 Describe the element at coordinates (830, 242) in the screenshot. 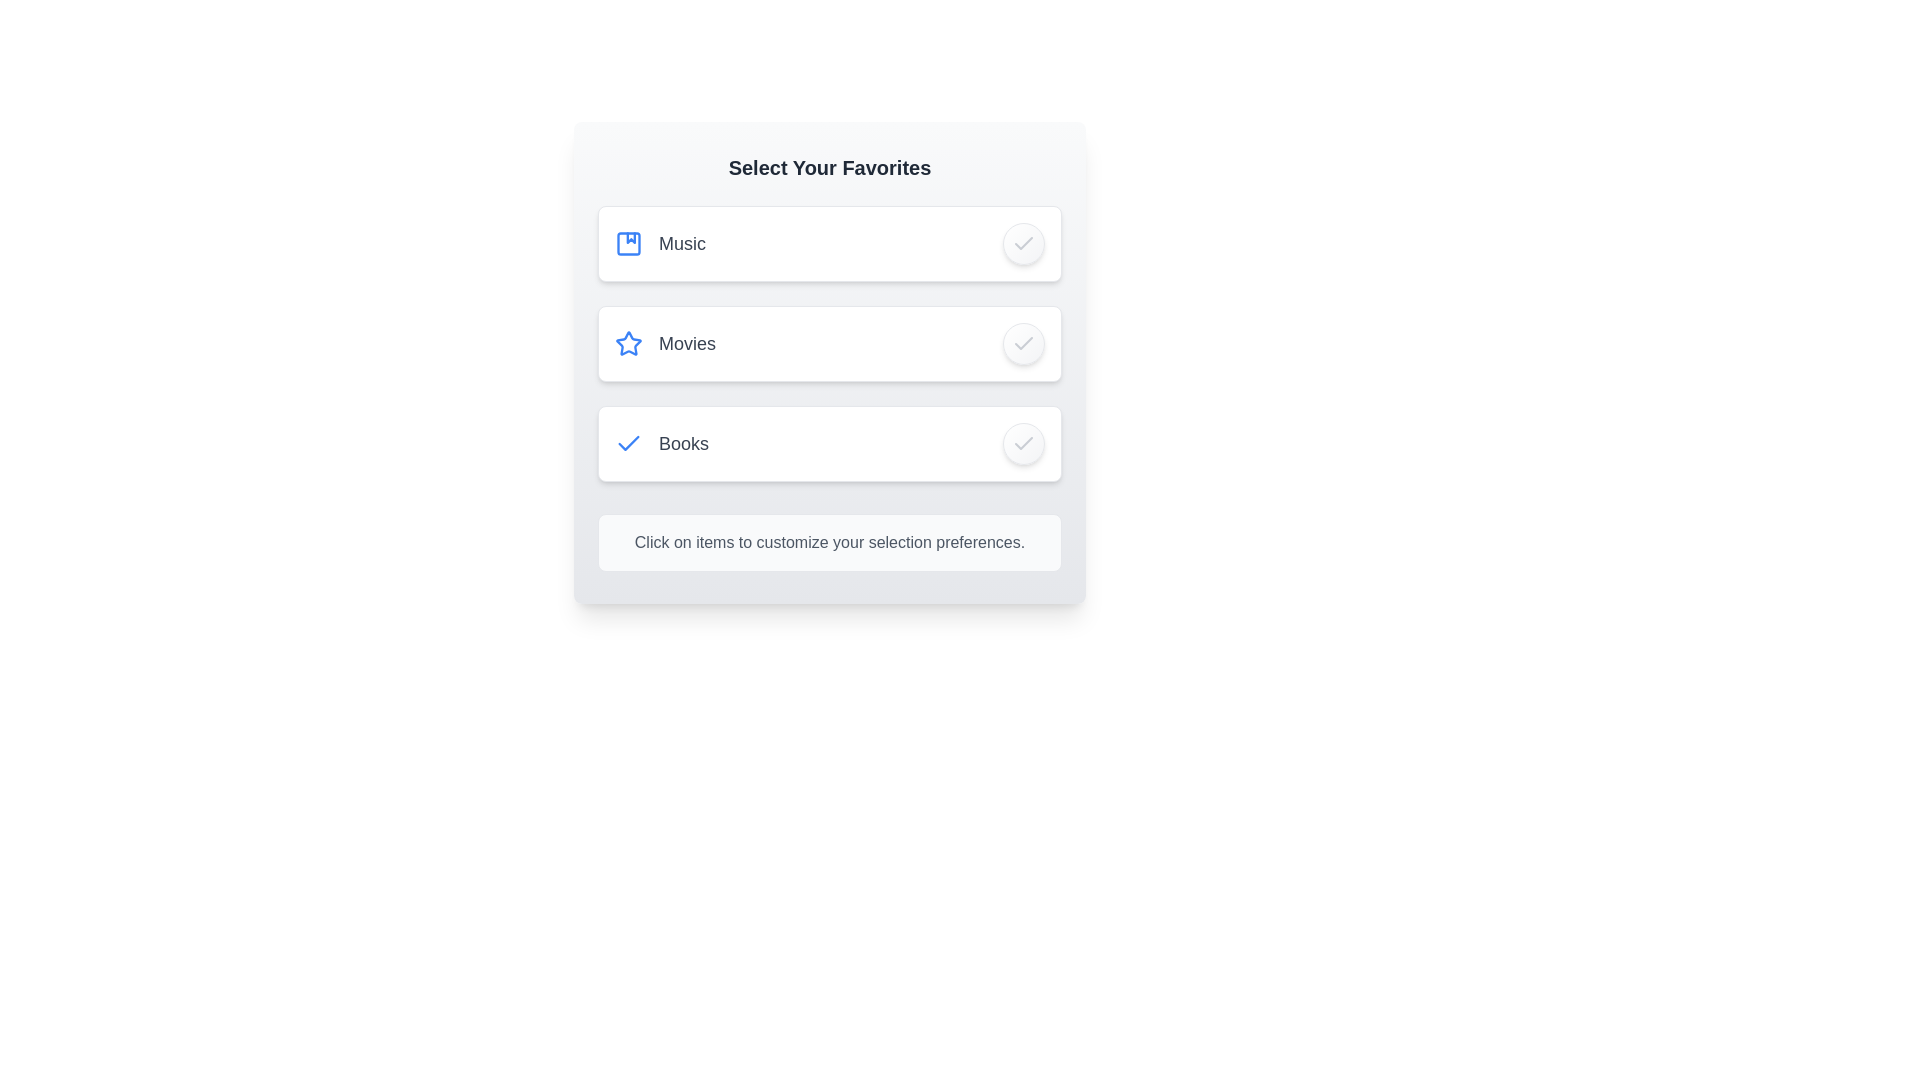

I see `the 'Music' selectable card item at the top of the preferences list` at that location.